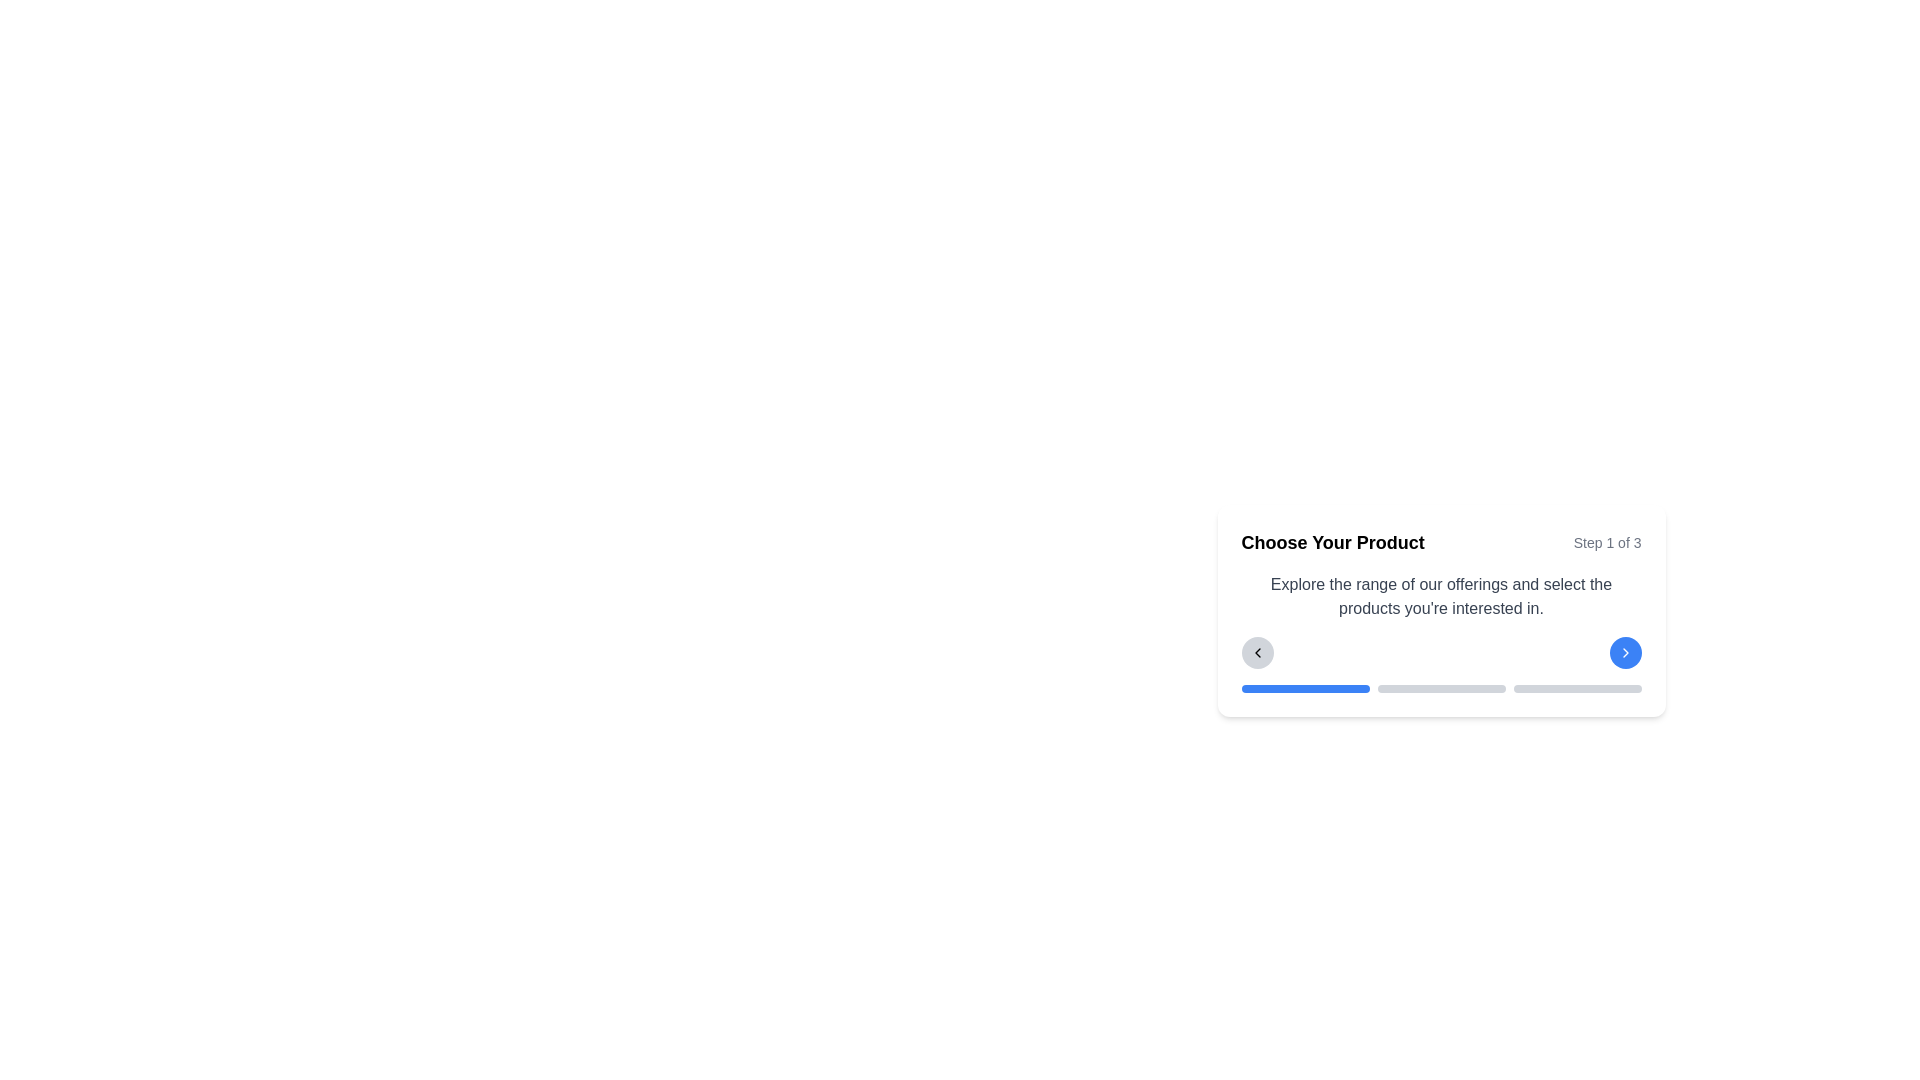 The image size is (1920, 1080). Describe the element at coordinates (1441, 688) in the screenshot. I see `the inactive step of the progress indicator, which is a thin horizontal bar with rounded ends and a gray background, located in the middle of a three-bar sequence under the 'Choose Your Product' header` at that location.